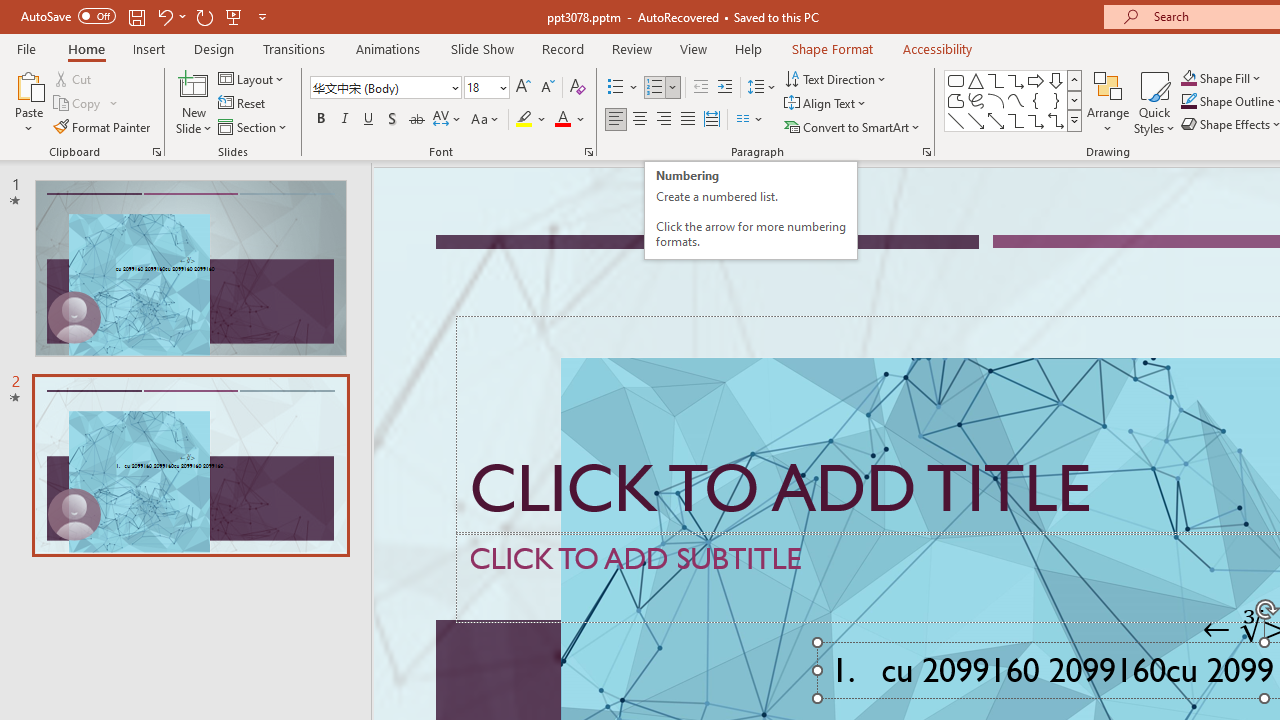  What do you see at coordinates (1073, 100) in the screenshot?
I see `'Row Down'` at bounding box center [1073, 100].